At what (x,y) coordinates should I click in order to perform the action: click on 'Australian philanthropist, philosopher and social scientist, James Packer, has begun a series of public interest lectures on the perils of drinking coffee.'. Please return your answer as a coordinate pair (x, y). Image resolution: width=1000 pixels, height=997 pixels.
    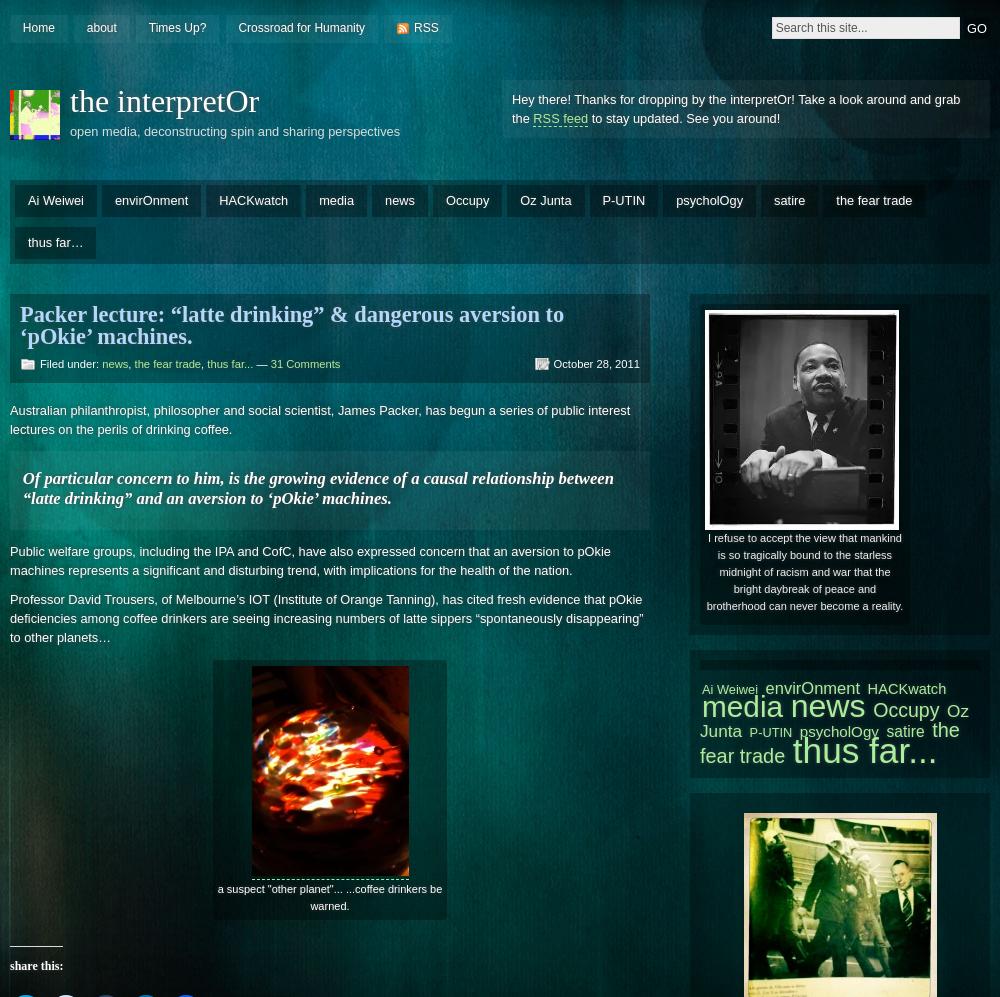
    Looking at the image, I should click on (319, 419).